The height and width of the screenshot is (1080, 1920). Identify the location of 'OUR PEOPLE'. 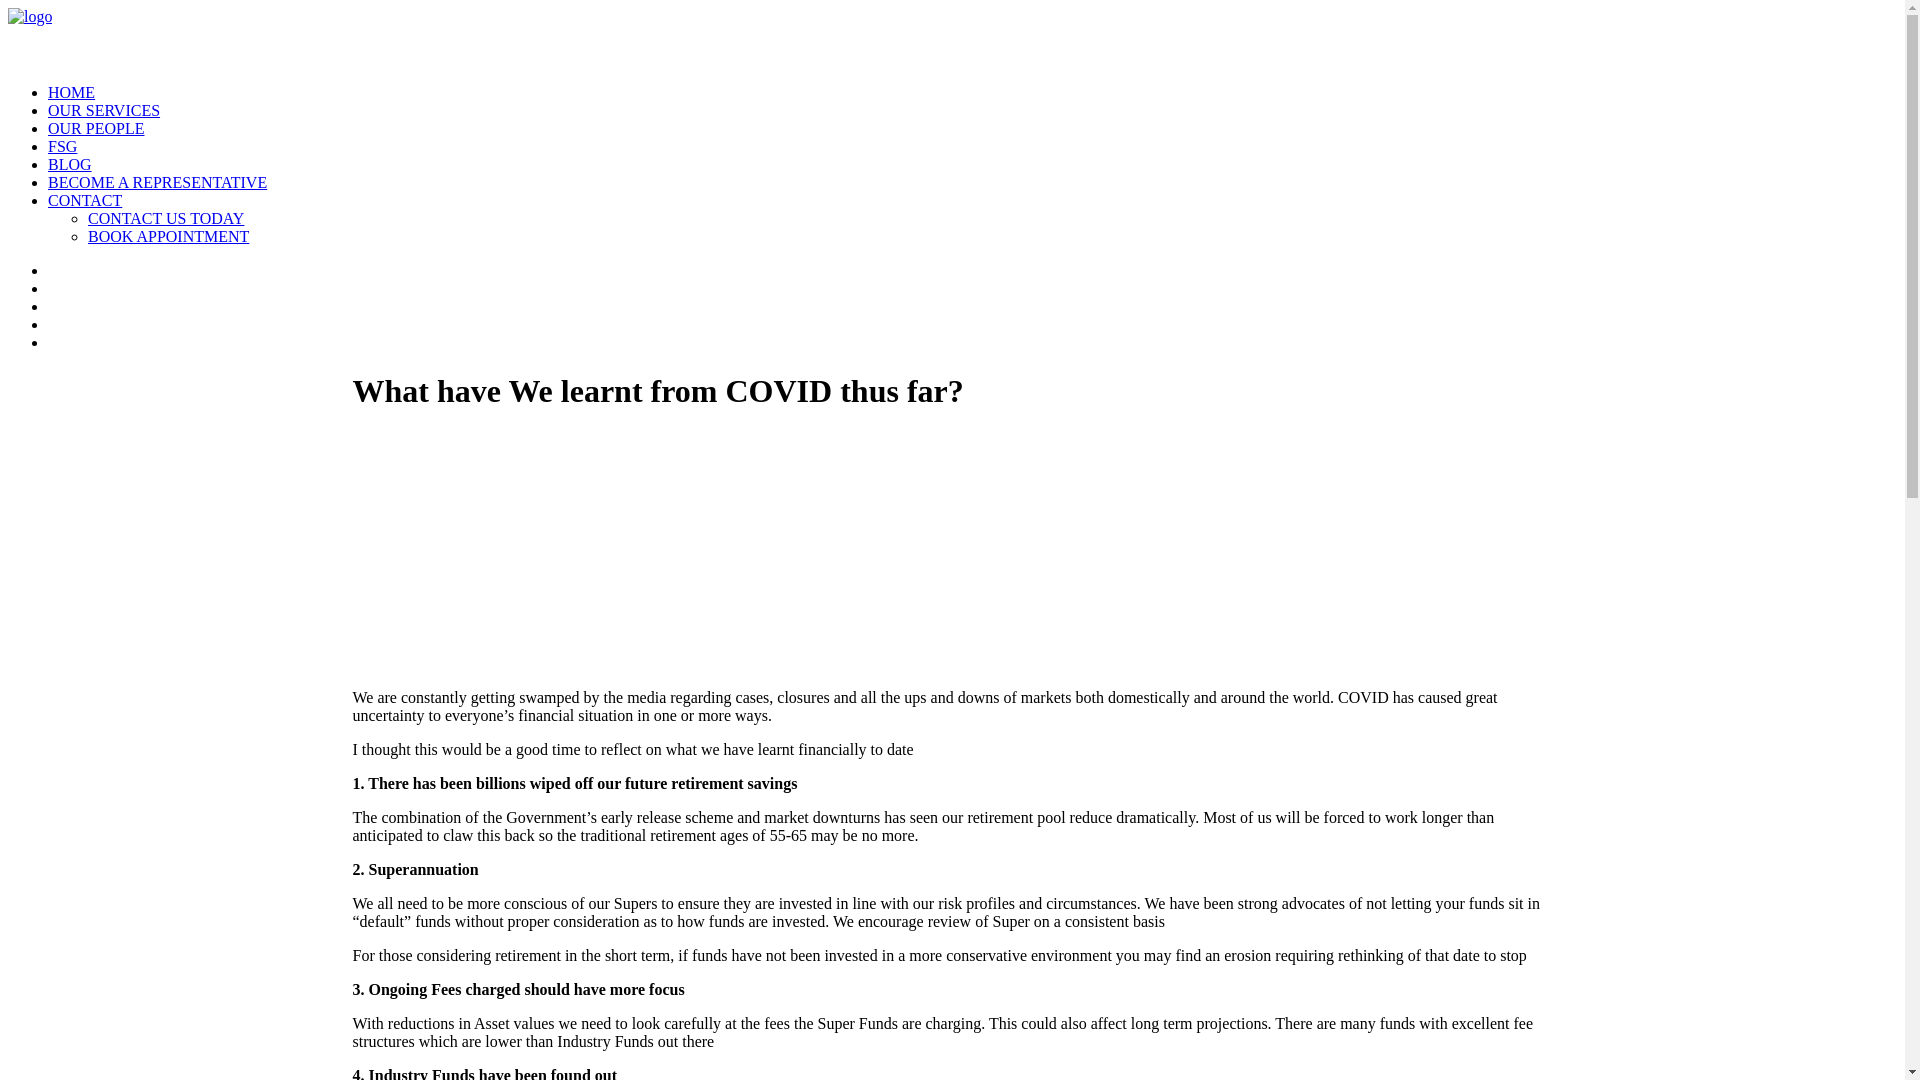
(95, 128).